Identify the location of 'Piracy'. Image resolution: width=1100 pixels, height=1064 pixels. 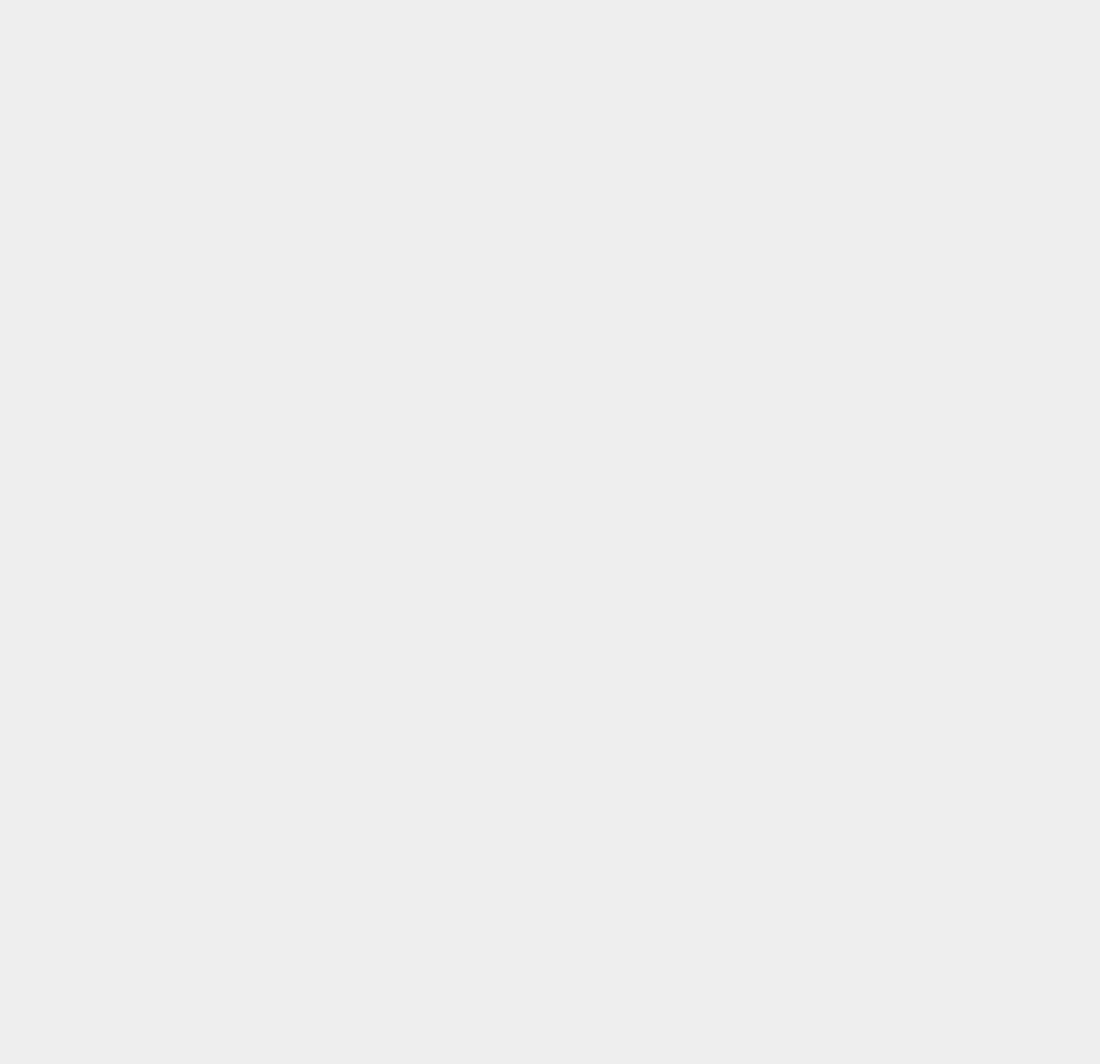
(797, 905).